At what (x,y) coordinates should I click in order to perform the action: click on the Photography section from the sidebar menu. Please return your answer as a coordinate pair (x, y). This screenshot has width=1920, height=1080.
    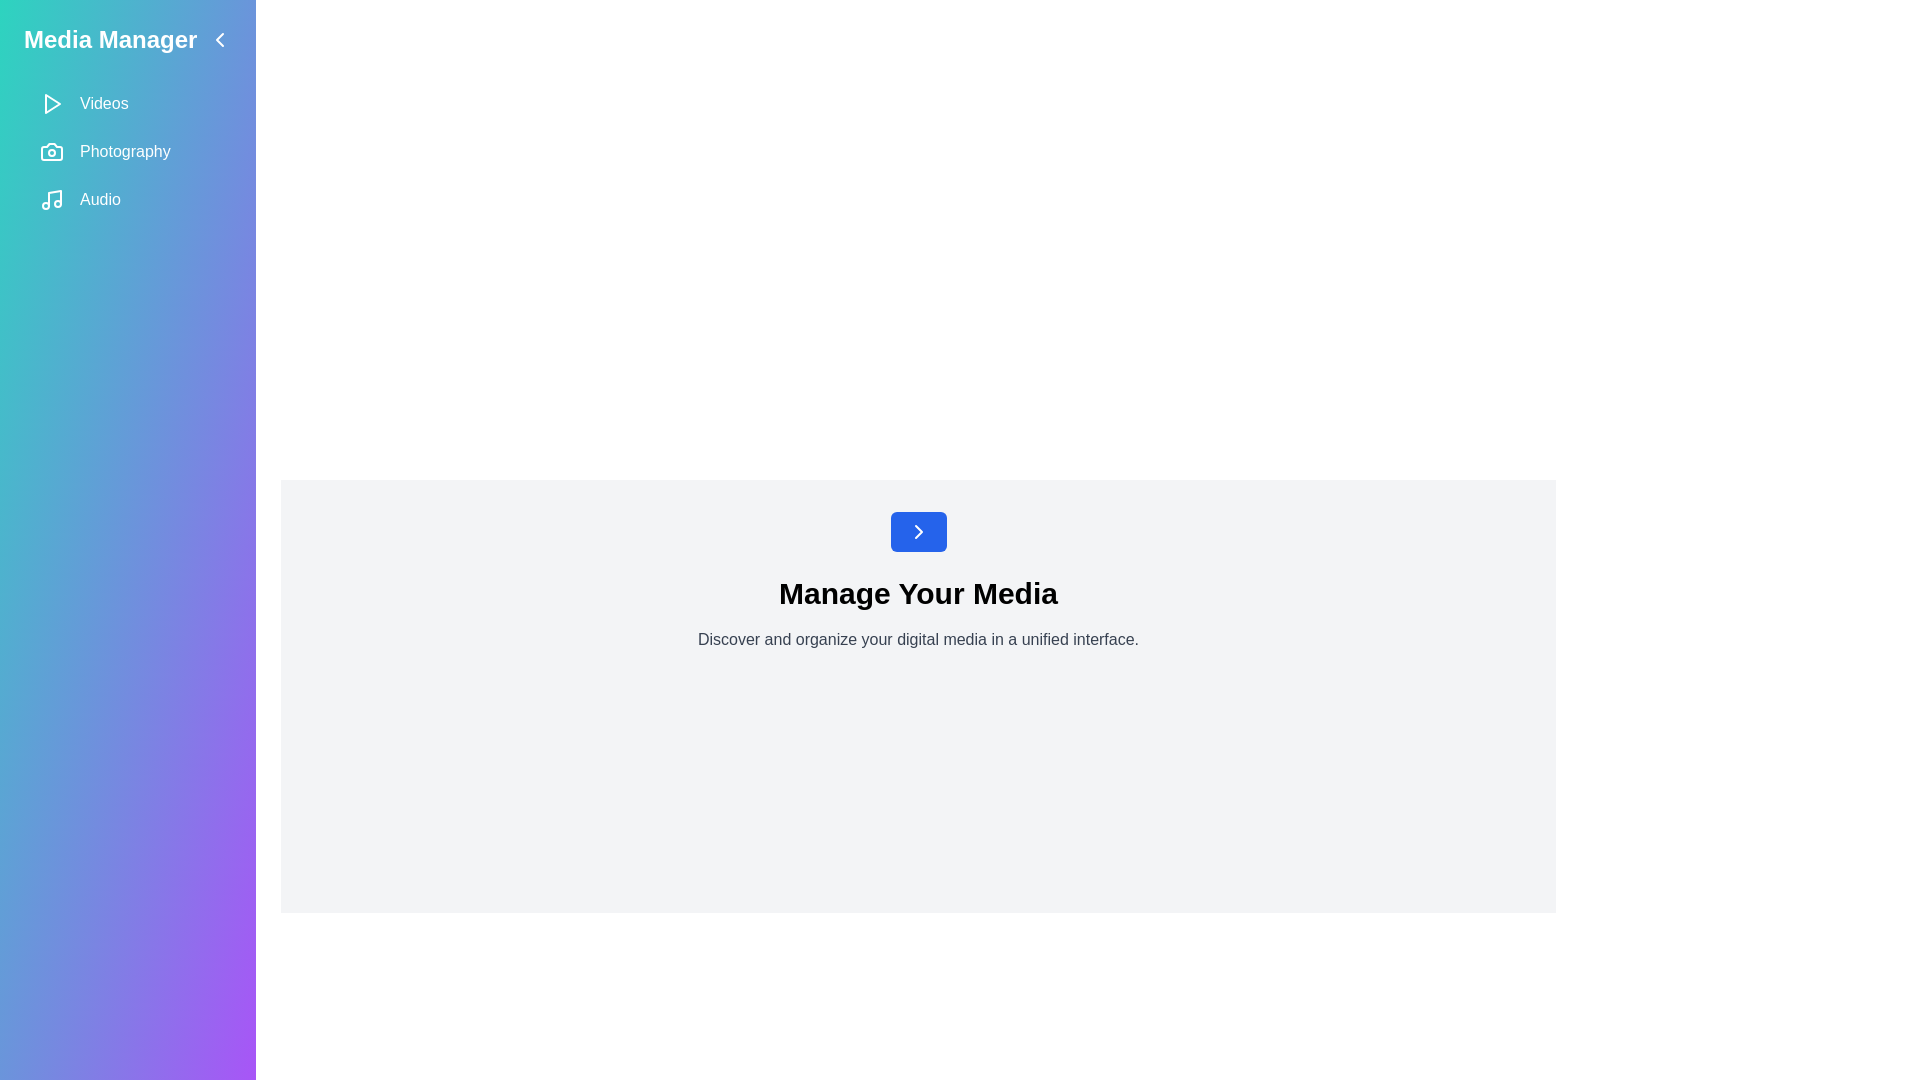
    Looking at the image, I should click on (127, 150).